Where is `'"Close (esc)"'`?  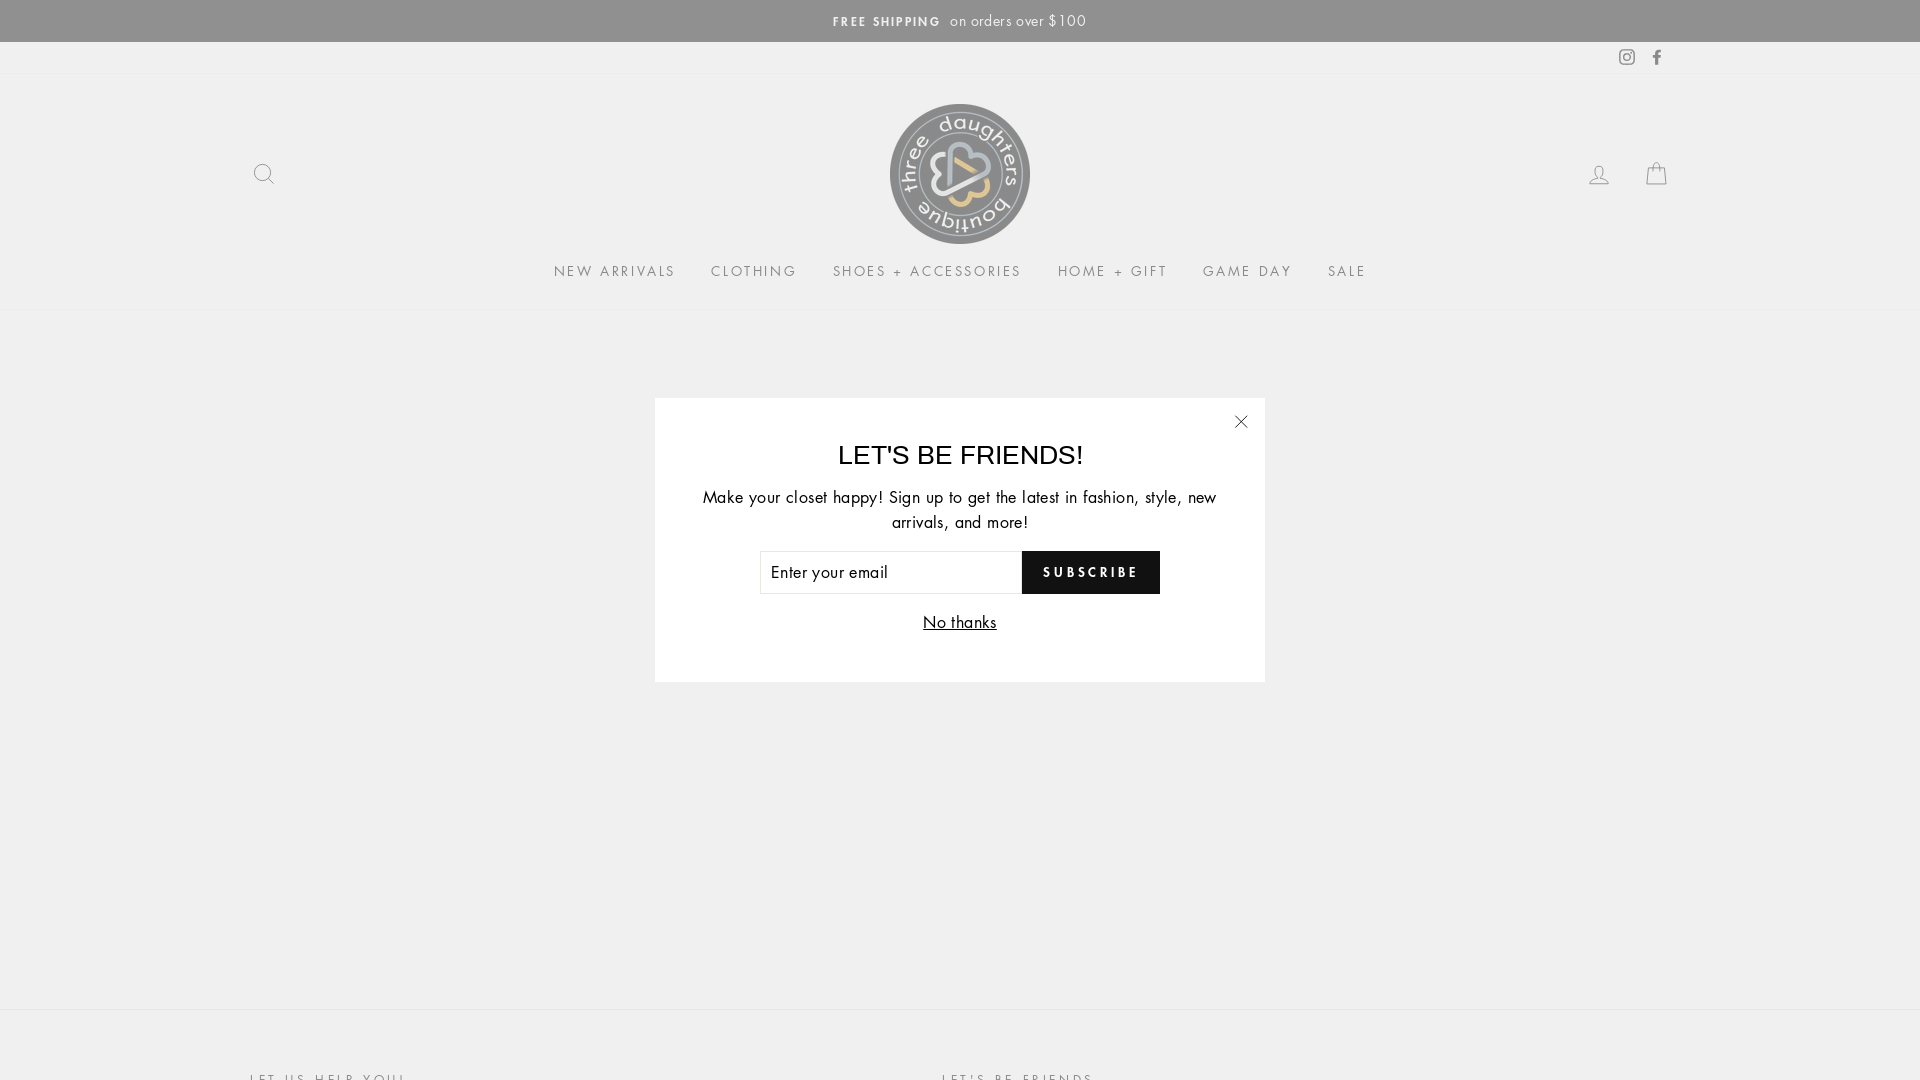
'"Close (esc)"' is located at coordinates (1240, 420).